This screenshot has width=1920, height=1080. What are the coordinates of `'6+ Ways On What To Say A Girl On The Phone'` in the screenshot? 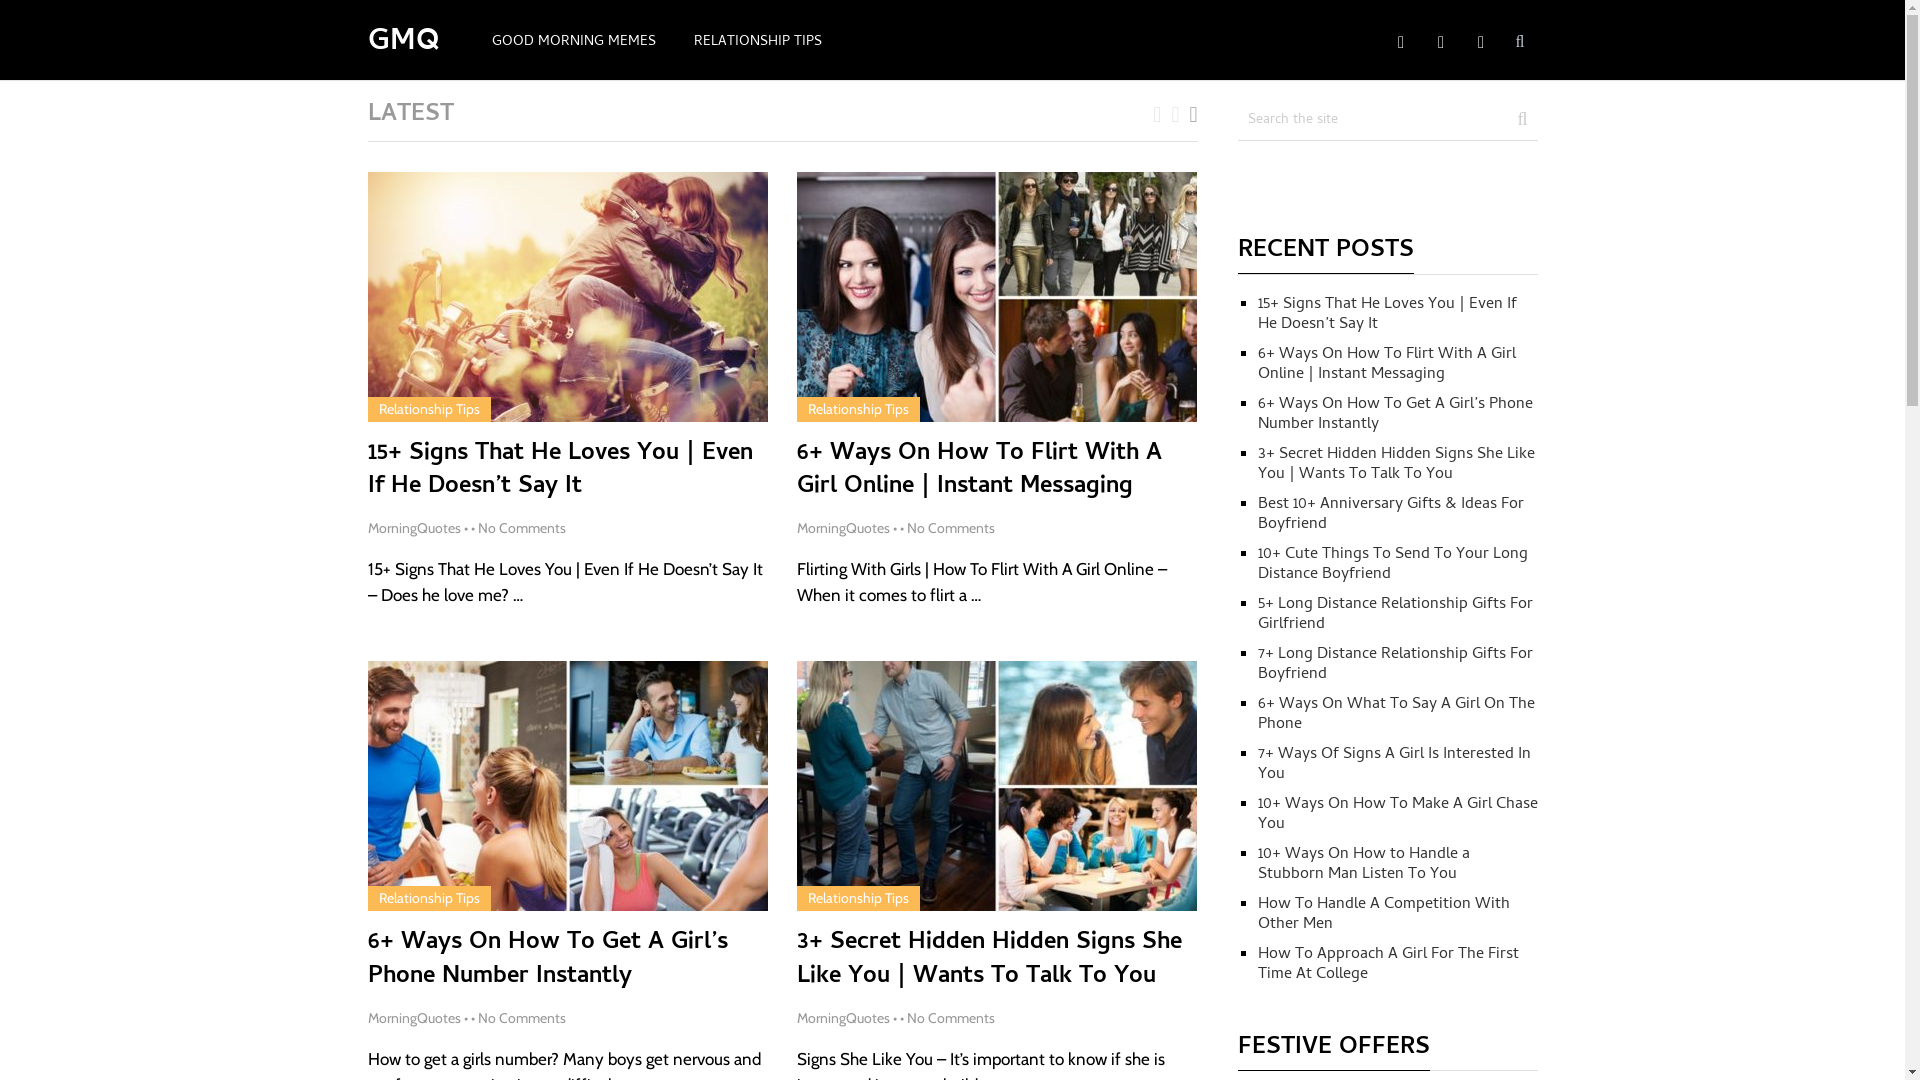 It's located at (1395, 713).